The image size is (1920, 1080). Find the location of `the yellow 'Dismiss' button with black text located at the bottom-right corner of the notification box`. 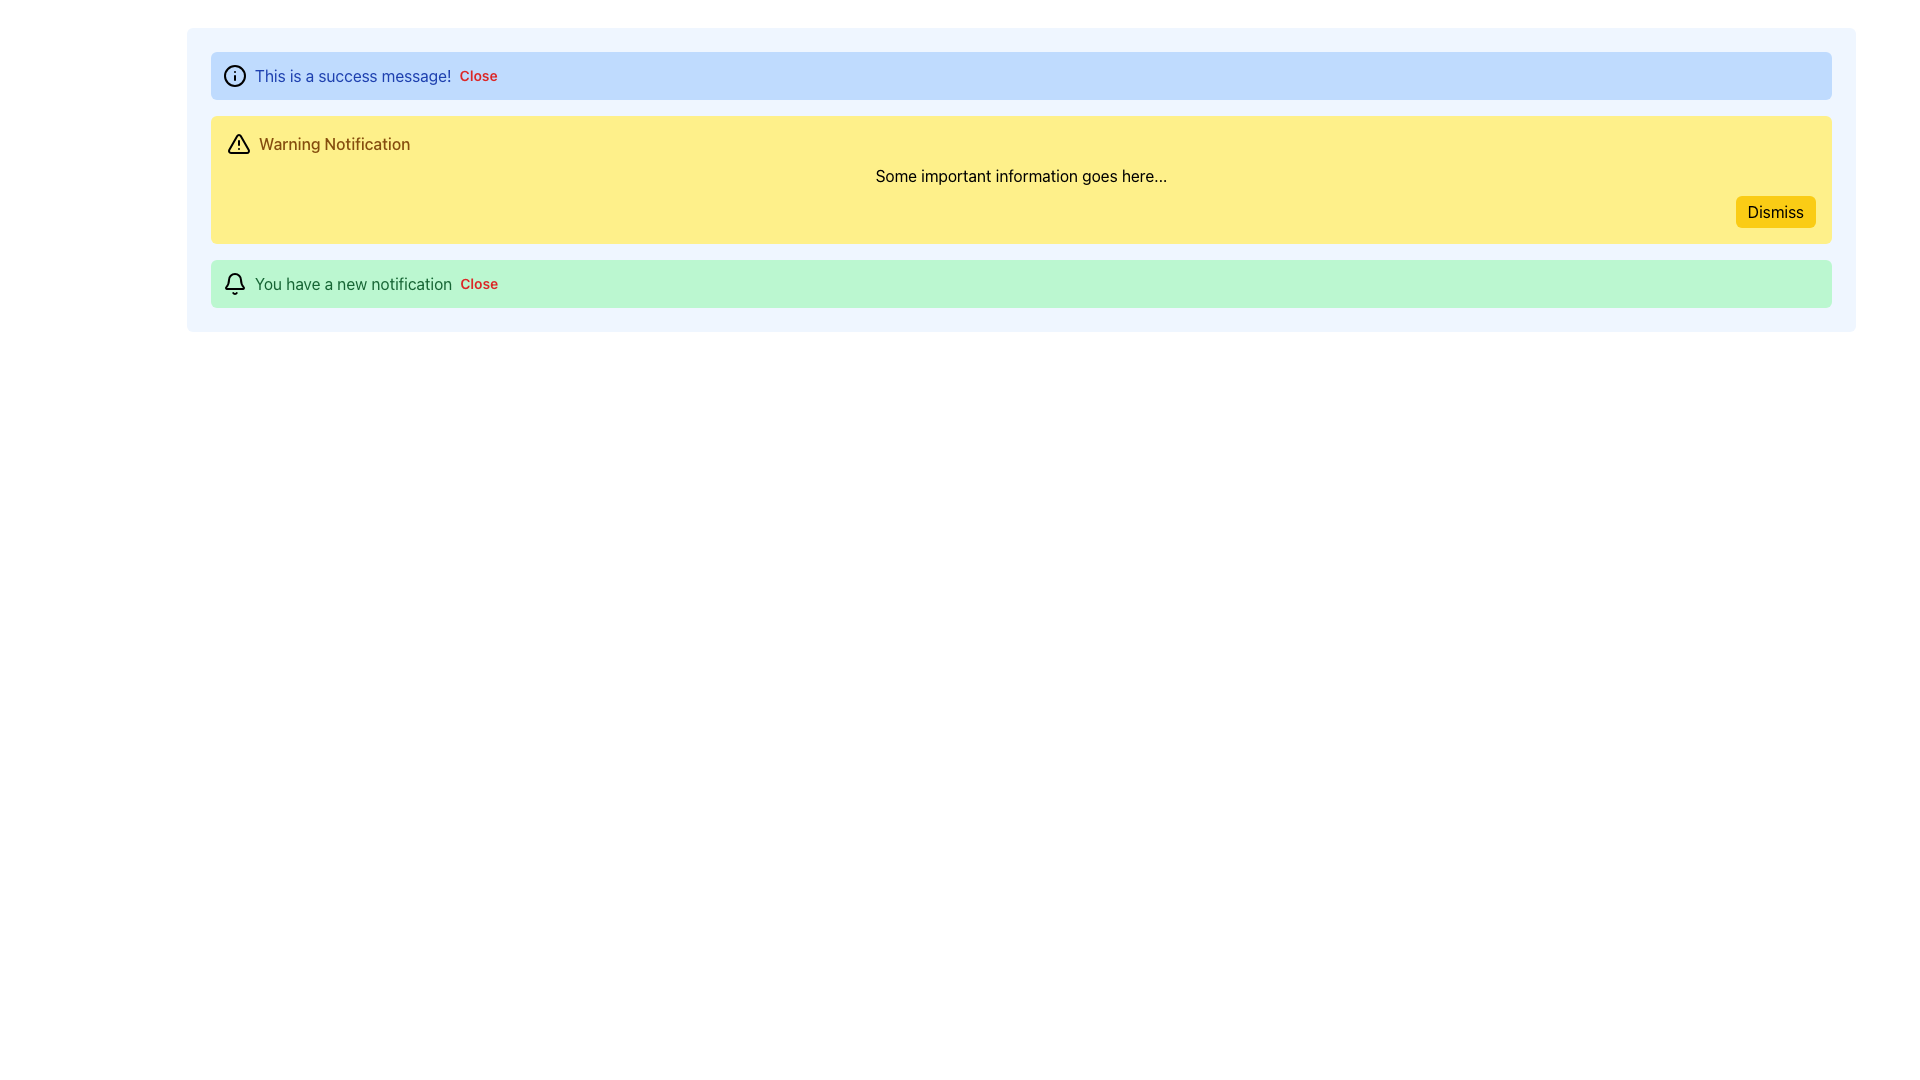

the yellow 'Dismiss' button with black text located at the bottom-right corner of the notification box is located at coordinates (1775, 212).